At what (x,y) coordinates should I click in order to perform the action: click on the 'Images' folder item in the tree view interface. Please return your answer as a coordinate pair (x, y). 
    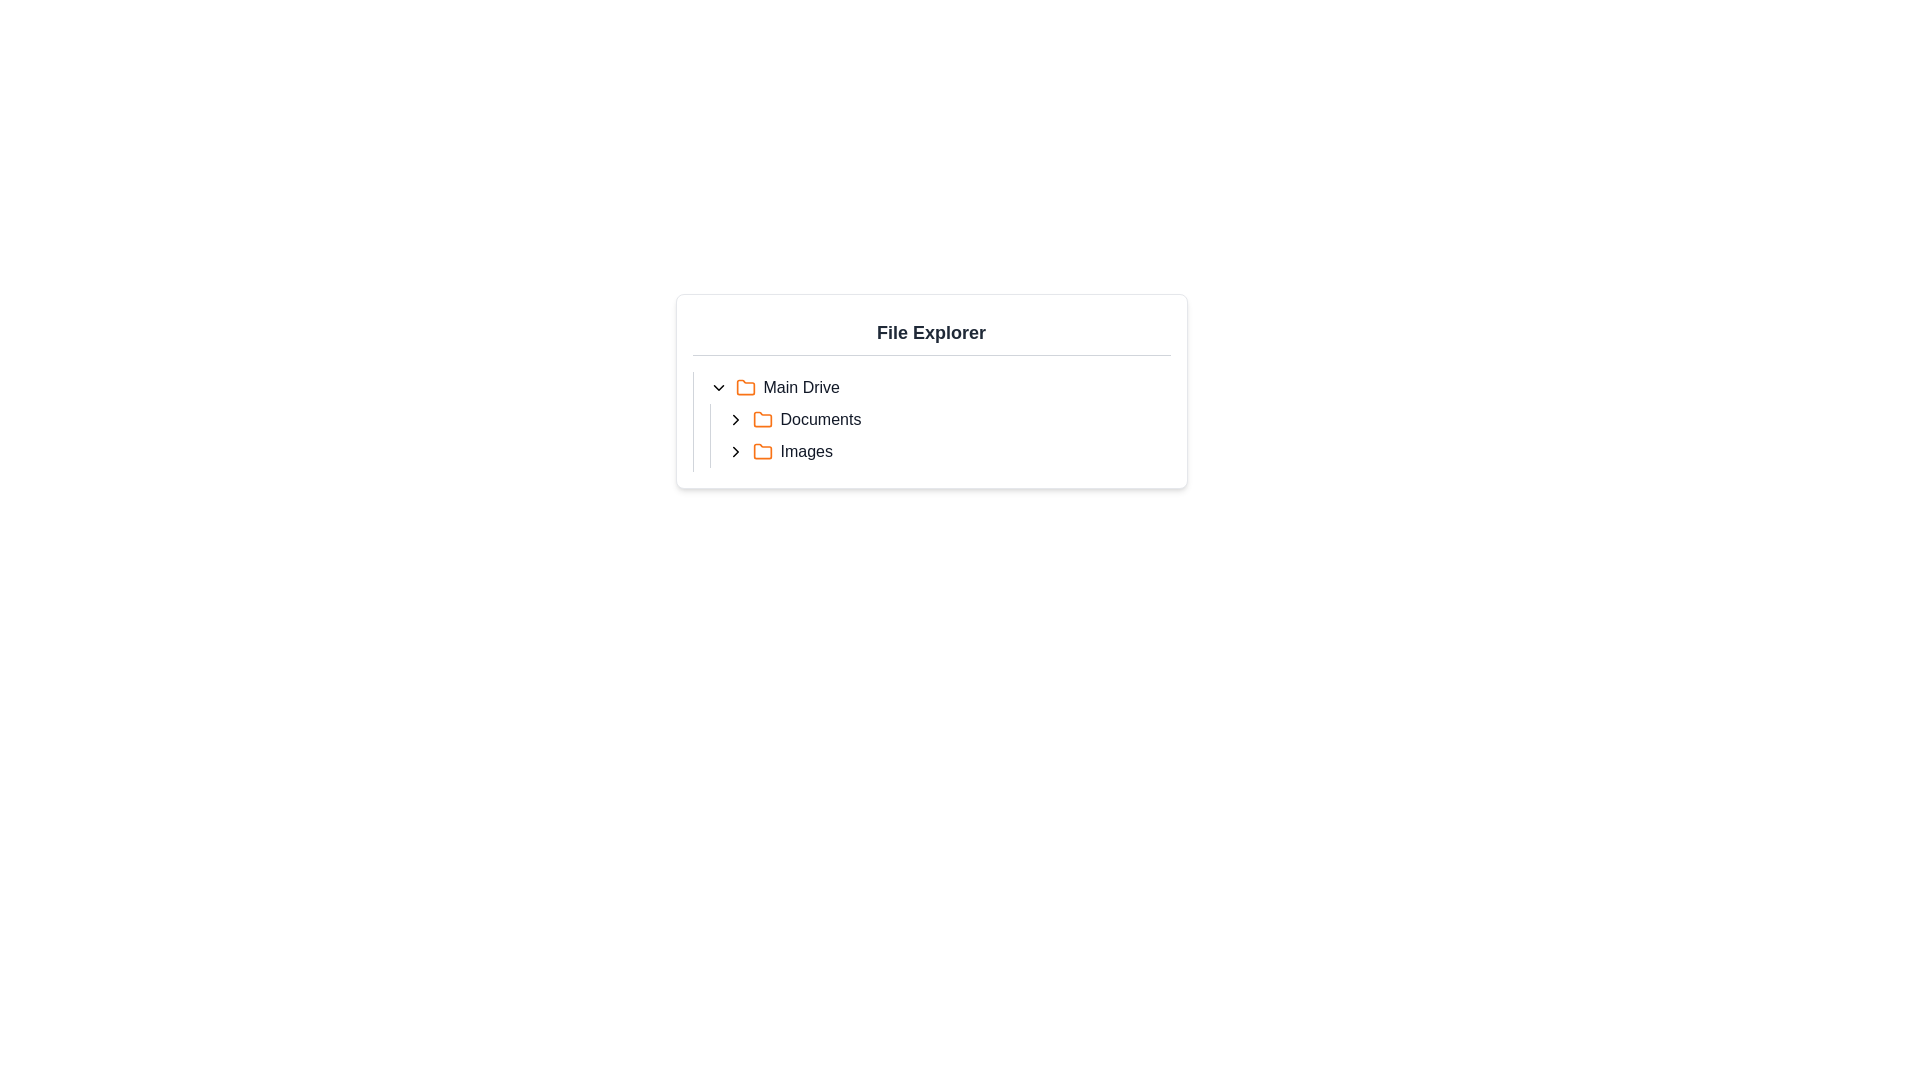
    Looking at the image, I should click on (947, 451).